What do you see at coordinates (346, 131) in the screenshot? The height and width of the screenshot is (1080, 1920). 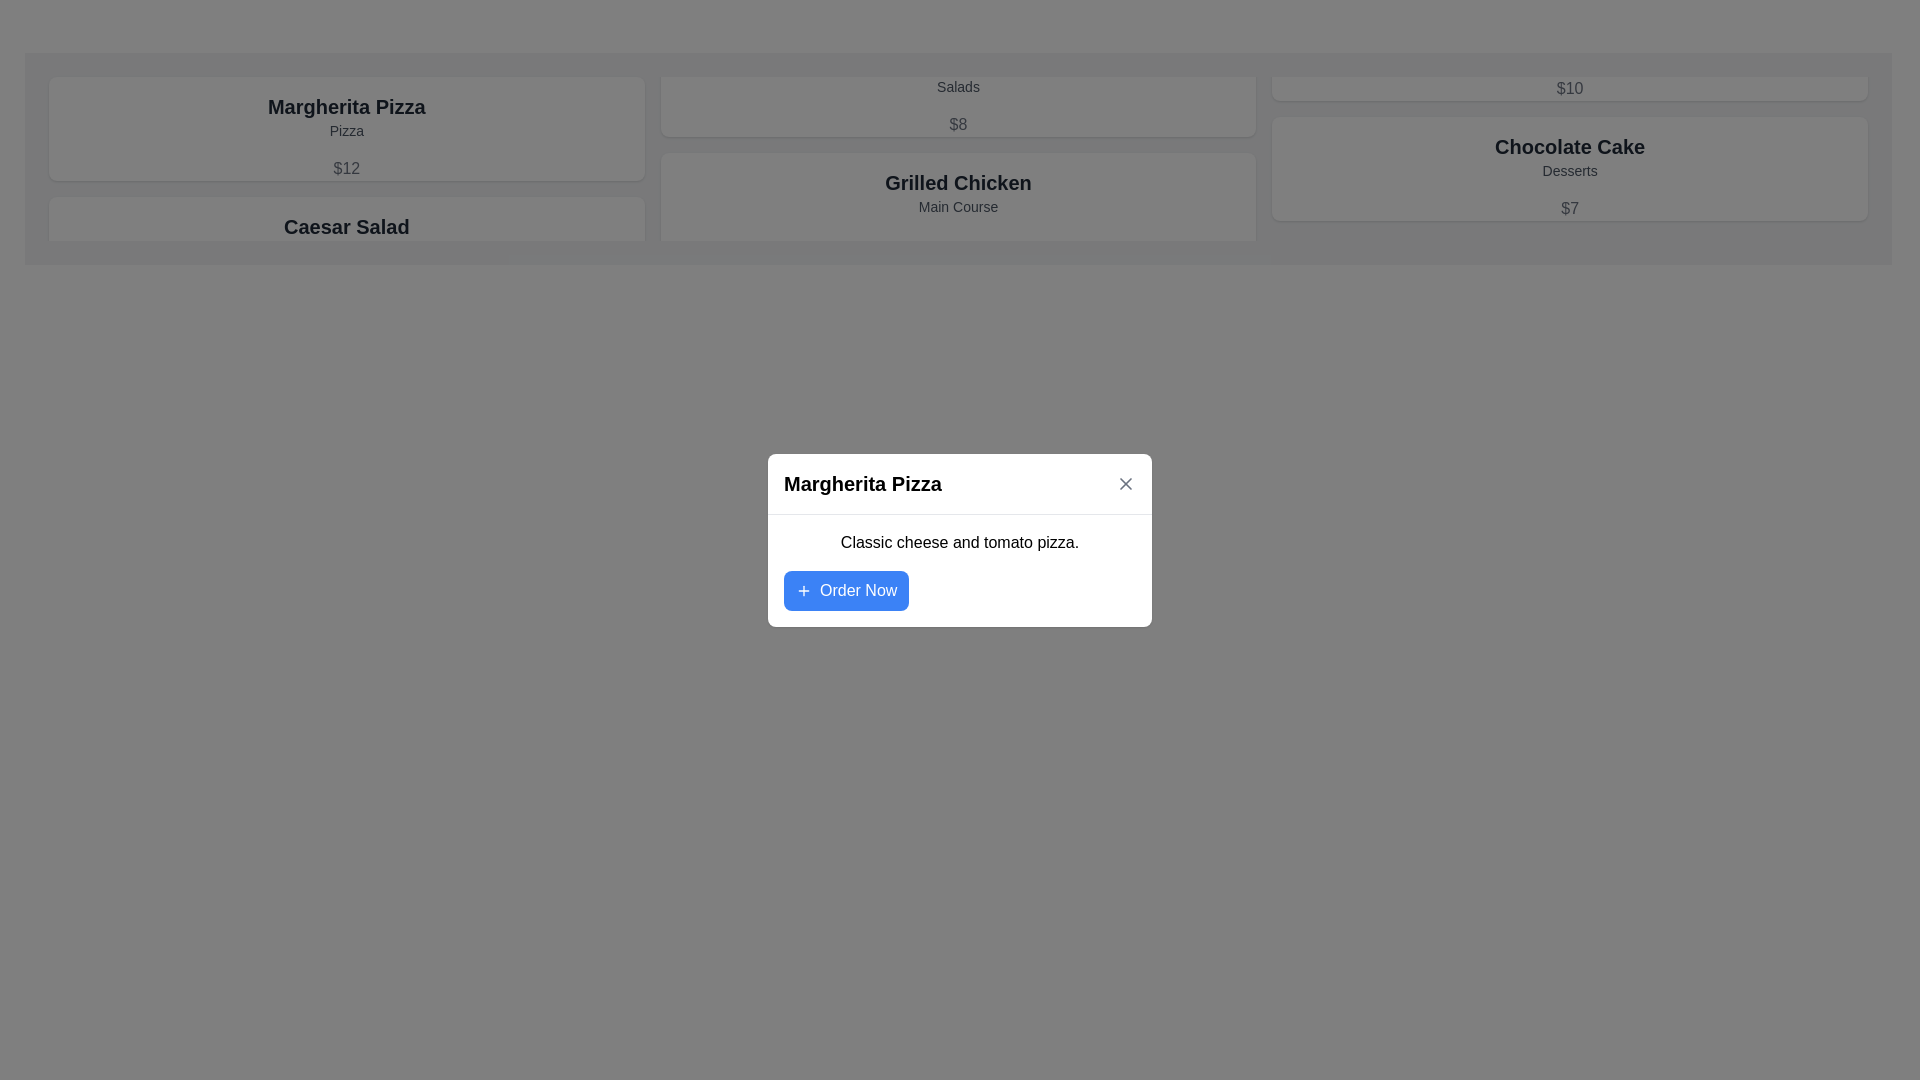 I see `the Text Label displaying 'Pizza'` at bounding box center [346, 131].